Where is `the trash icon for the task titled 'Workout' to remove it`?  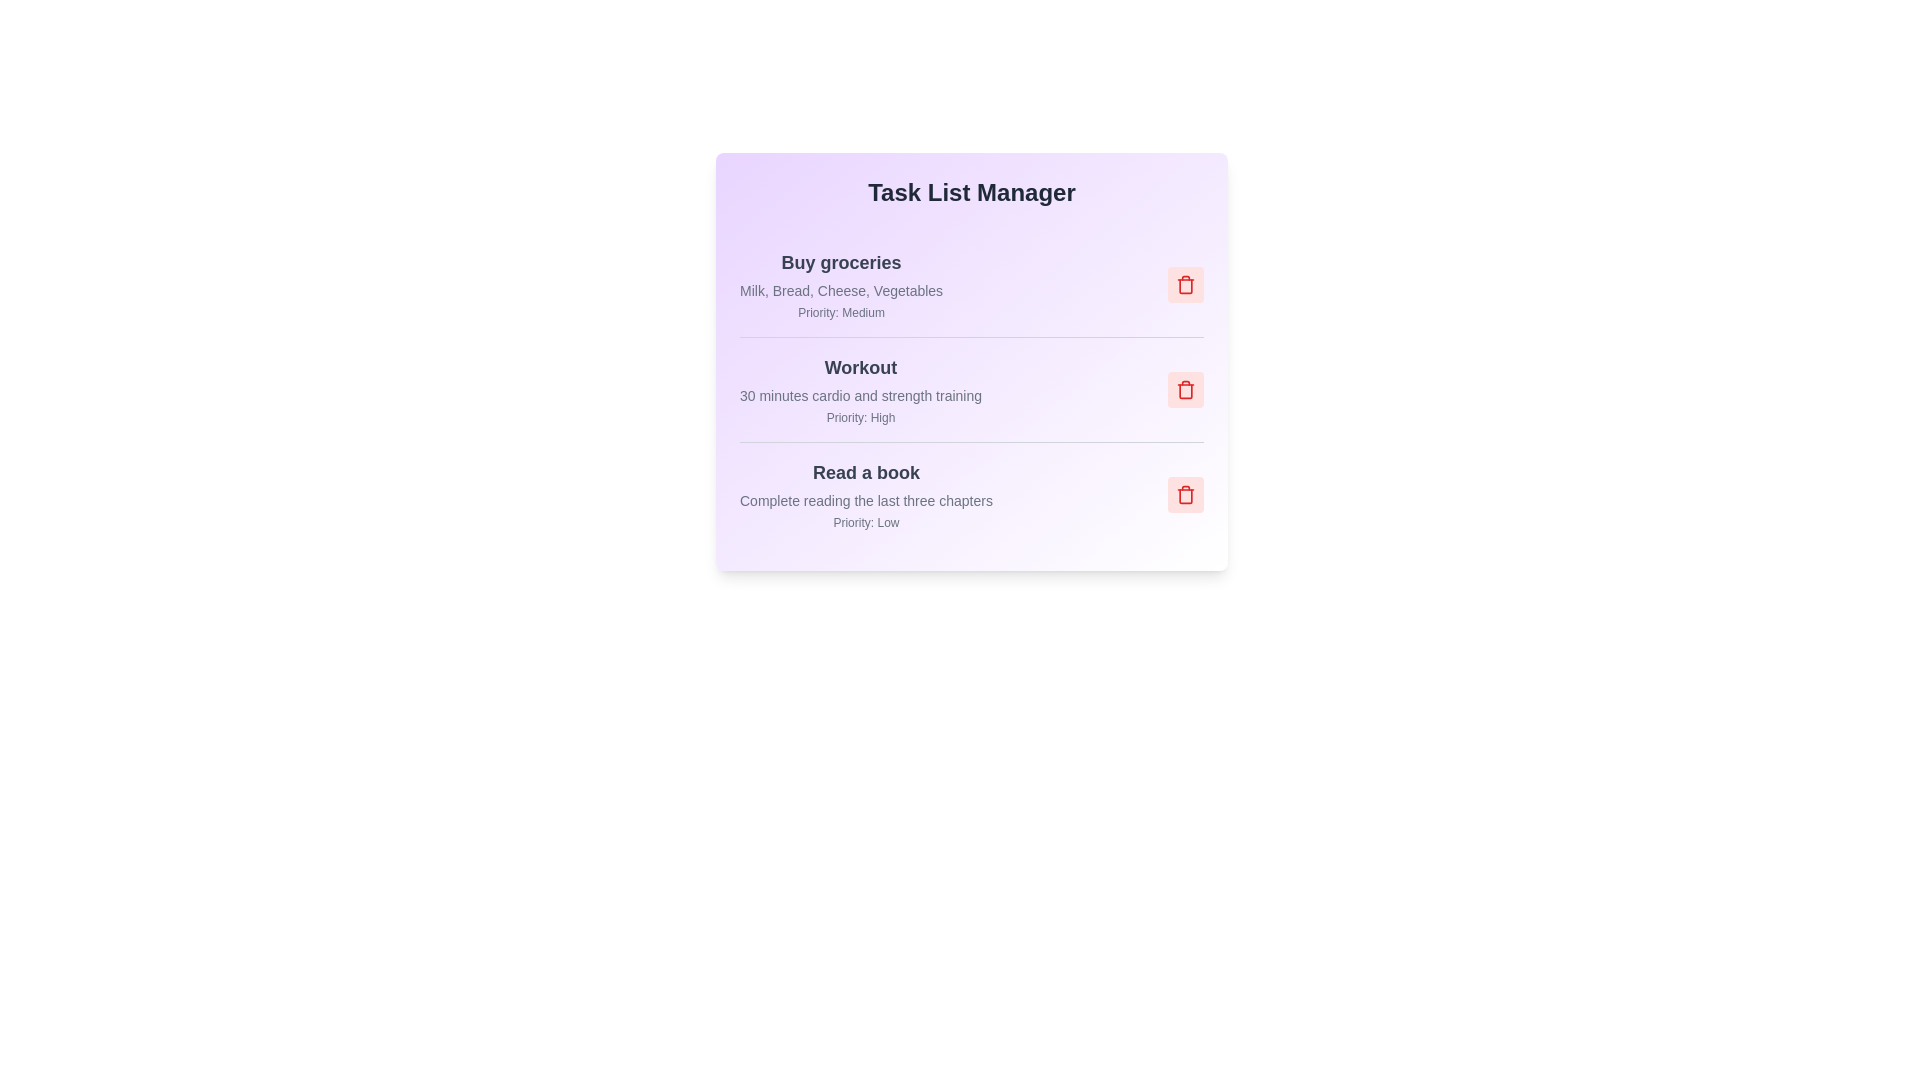 the trash icon for the task titled 'Workout' to remove it is located at coordinates (1185, 389).